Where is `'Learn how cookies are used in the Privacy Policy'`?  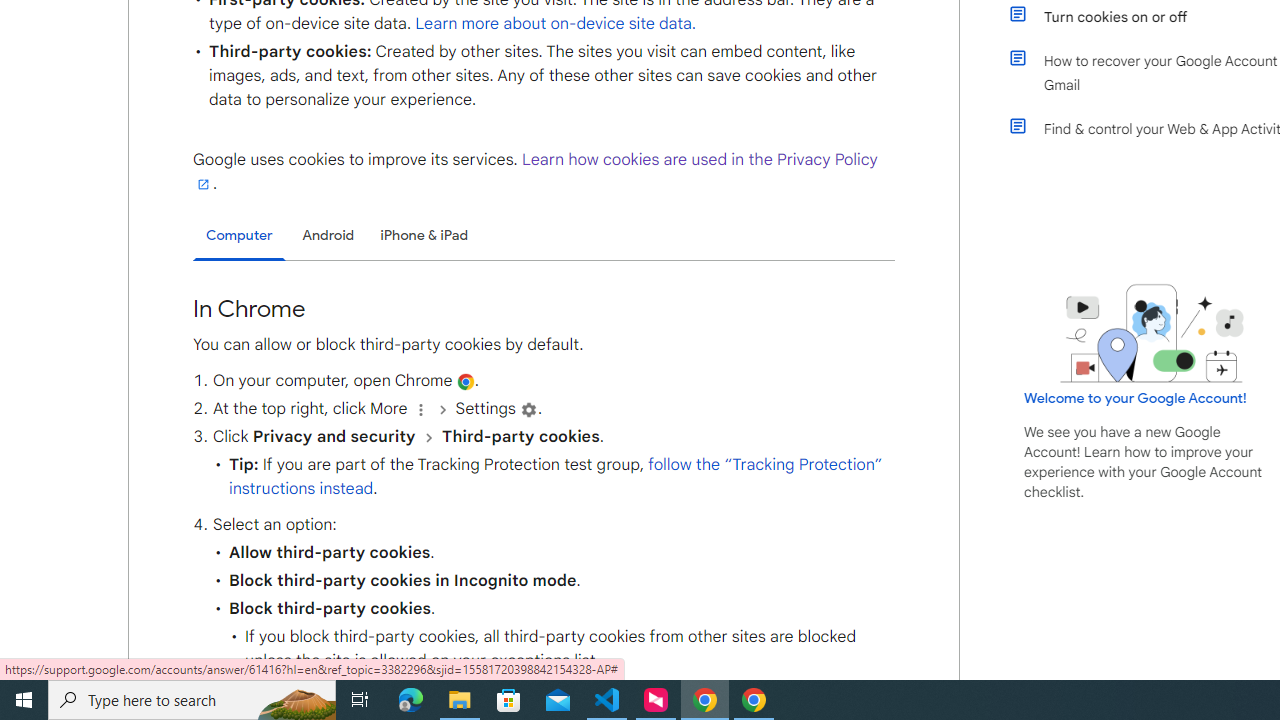 'Learn how cookies are used in the Privacy Policy' is located at coordinates (535, 170).